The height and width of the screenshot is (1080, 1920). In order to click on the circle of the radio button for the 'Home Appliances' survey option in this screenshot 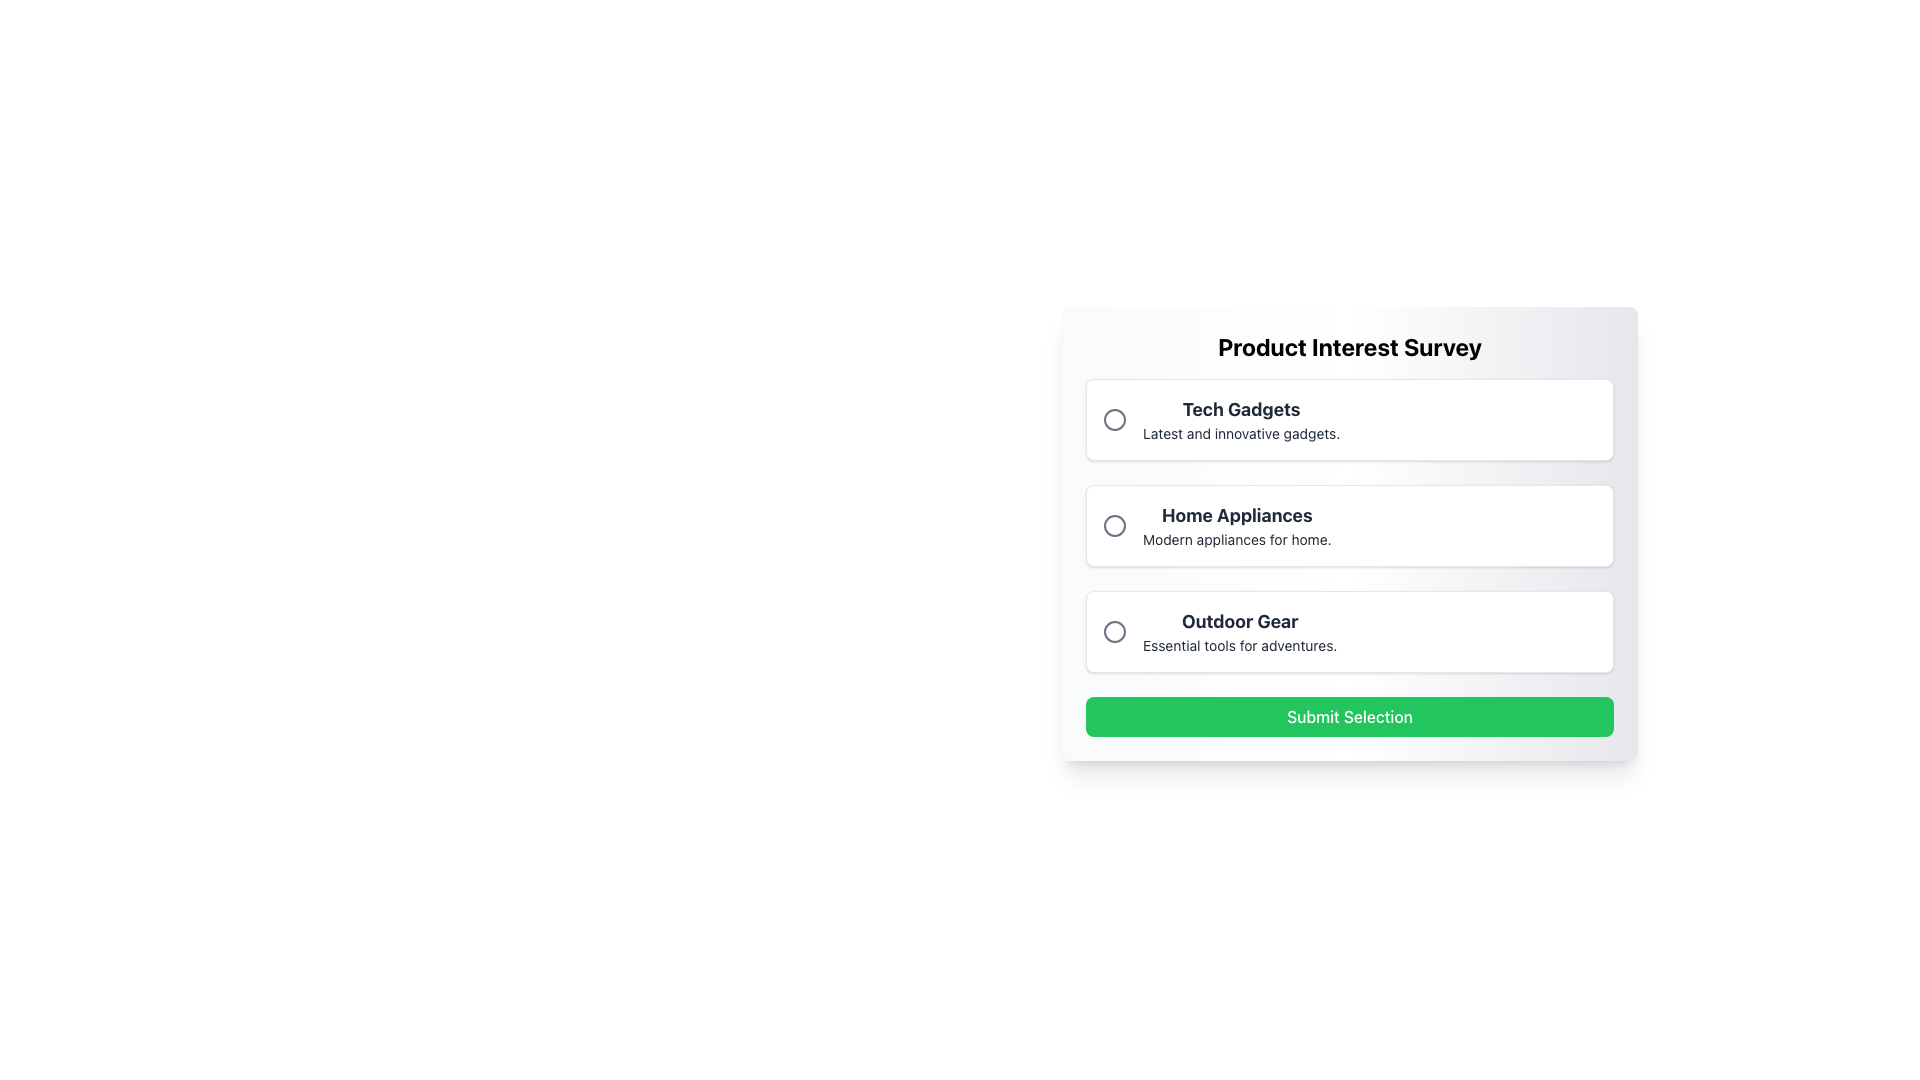, I will do `click(1113, 524)`.